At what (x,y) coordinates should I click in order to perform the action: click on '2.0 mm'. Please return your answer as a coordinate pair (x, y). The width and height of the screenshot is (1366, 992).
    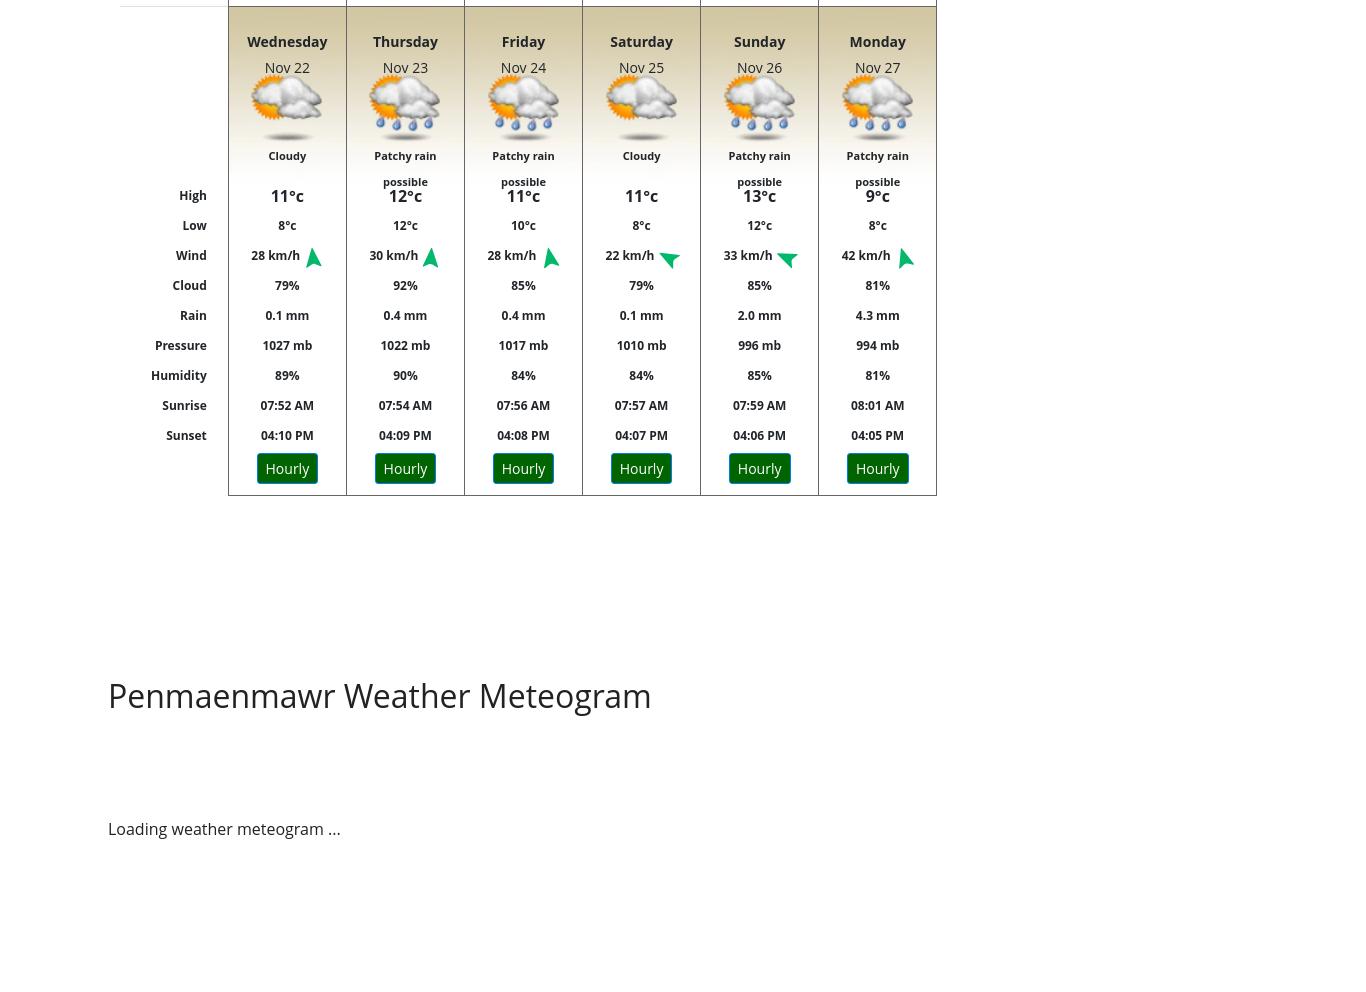
    Looking at the image, I should click on (736, 315).